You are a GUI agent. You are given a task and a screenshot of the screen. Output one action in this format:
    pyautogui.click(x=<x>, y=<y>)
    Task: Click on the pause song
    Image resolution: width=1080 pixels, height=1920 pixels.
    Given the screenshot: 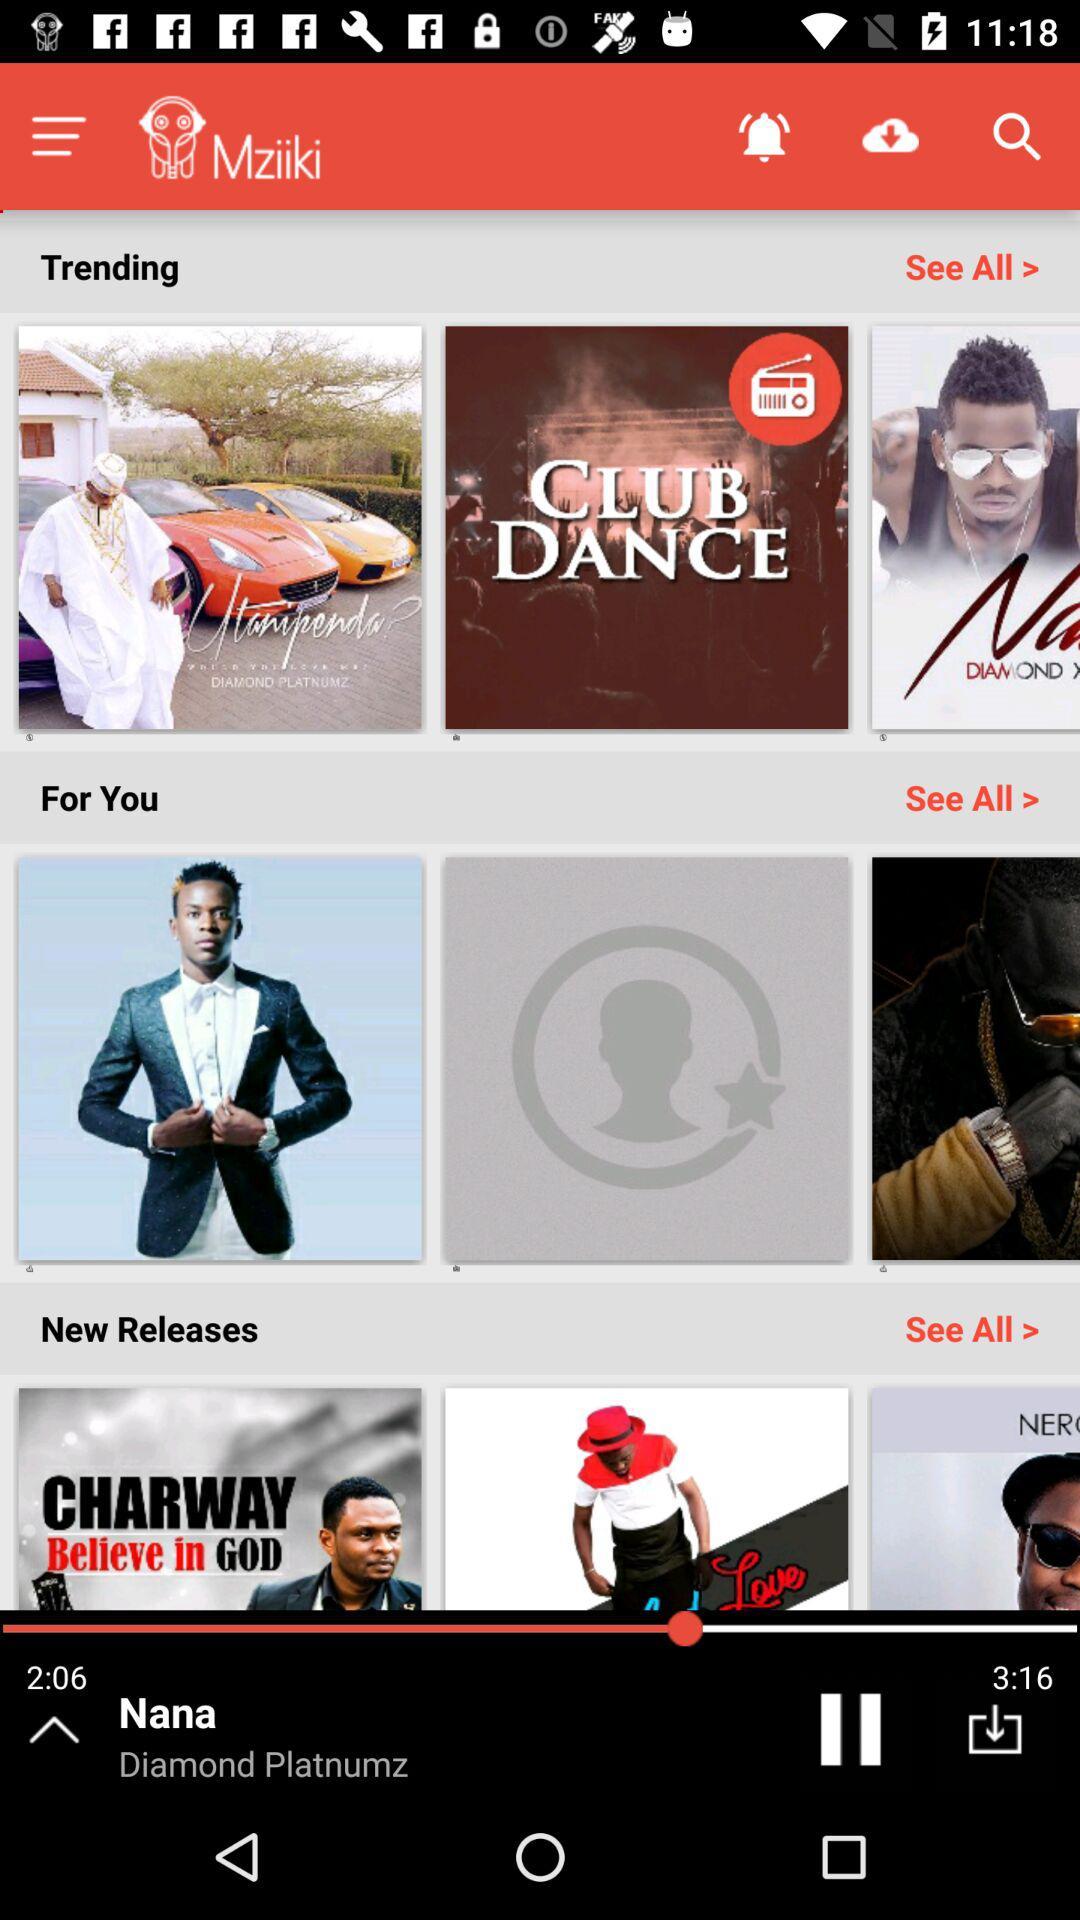 What is the action you would take?
    pyautogui.click(x=854, y=1733)
    